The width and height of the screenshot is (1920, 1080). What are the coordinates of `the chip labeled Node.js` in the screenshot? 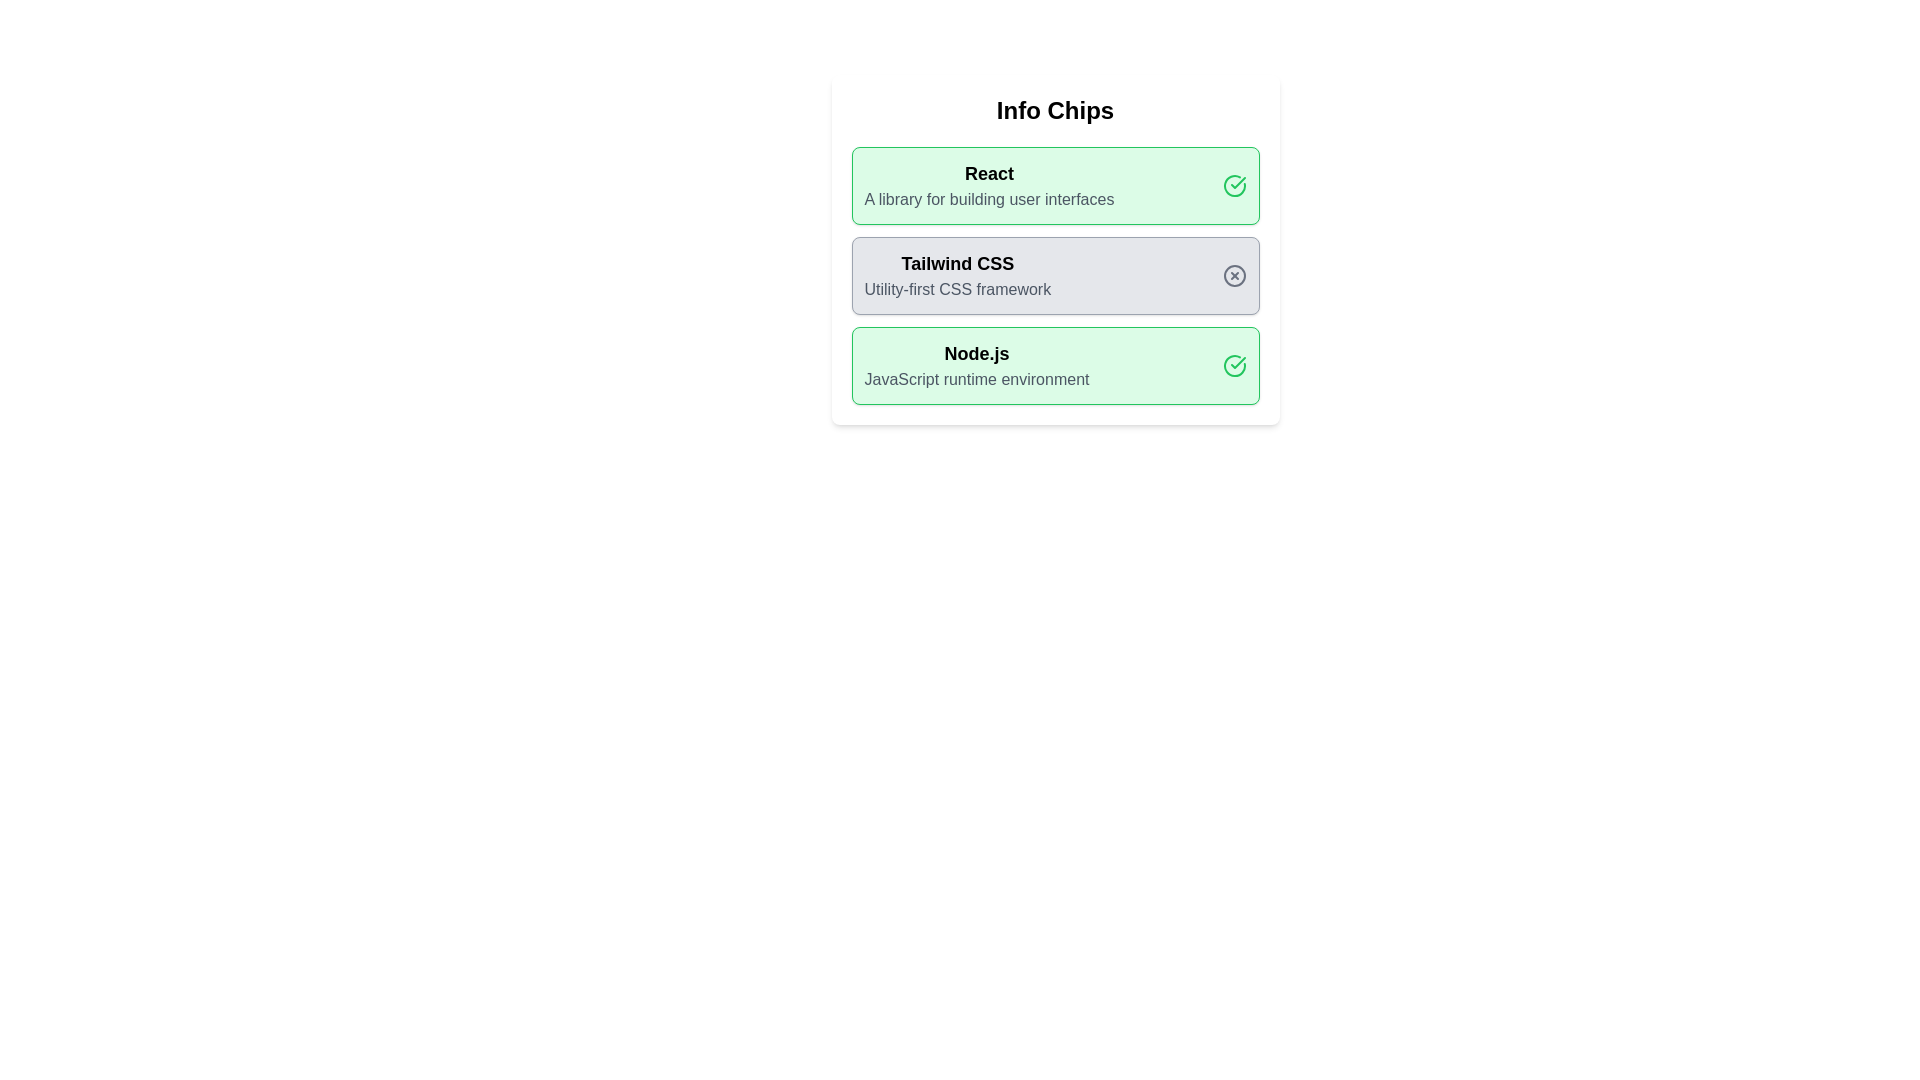 It's located at (1054, 366).